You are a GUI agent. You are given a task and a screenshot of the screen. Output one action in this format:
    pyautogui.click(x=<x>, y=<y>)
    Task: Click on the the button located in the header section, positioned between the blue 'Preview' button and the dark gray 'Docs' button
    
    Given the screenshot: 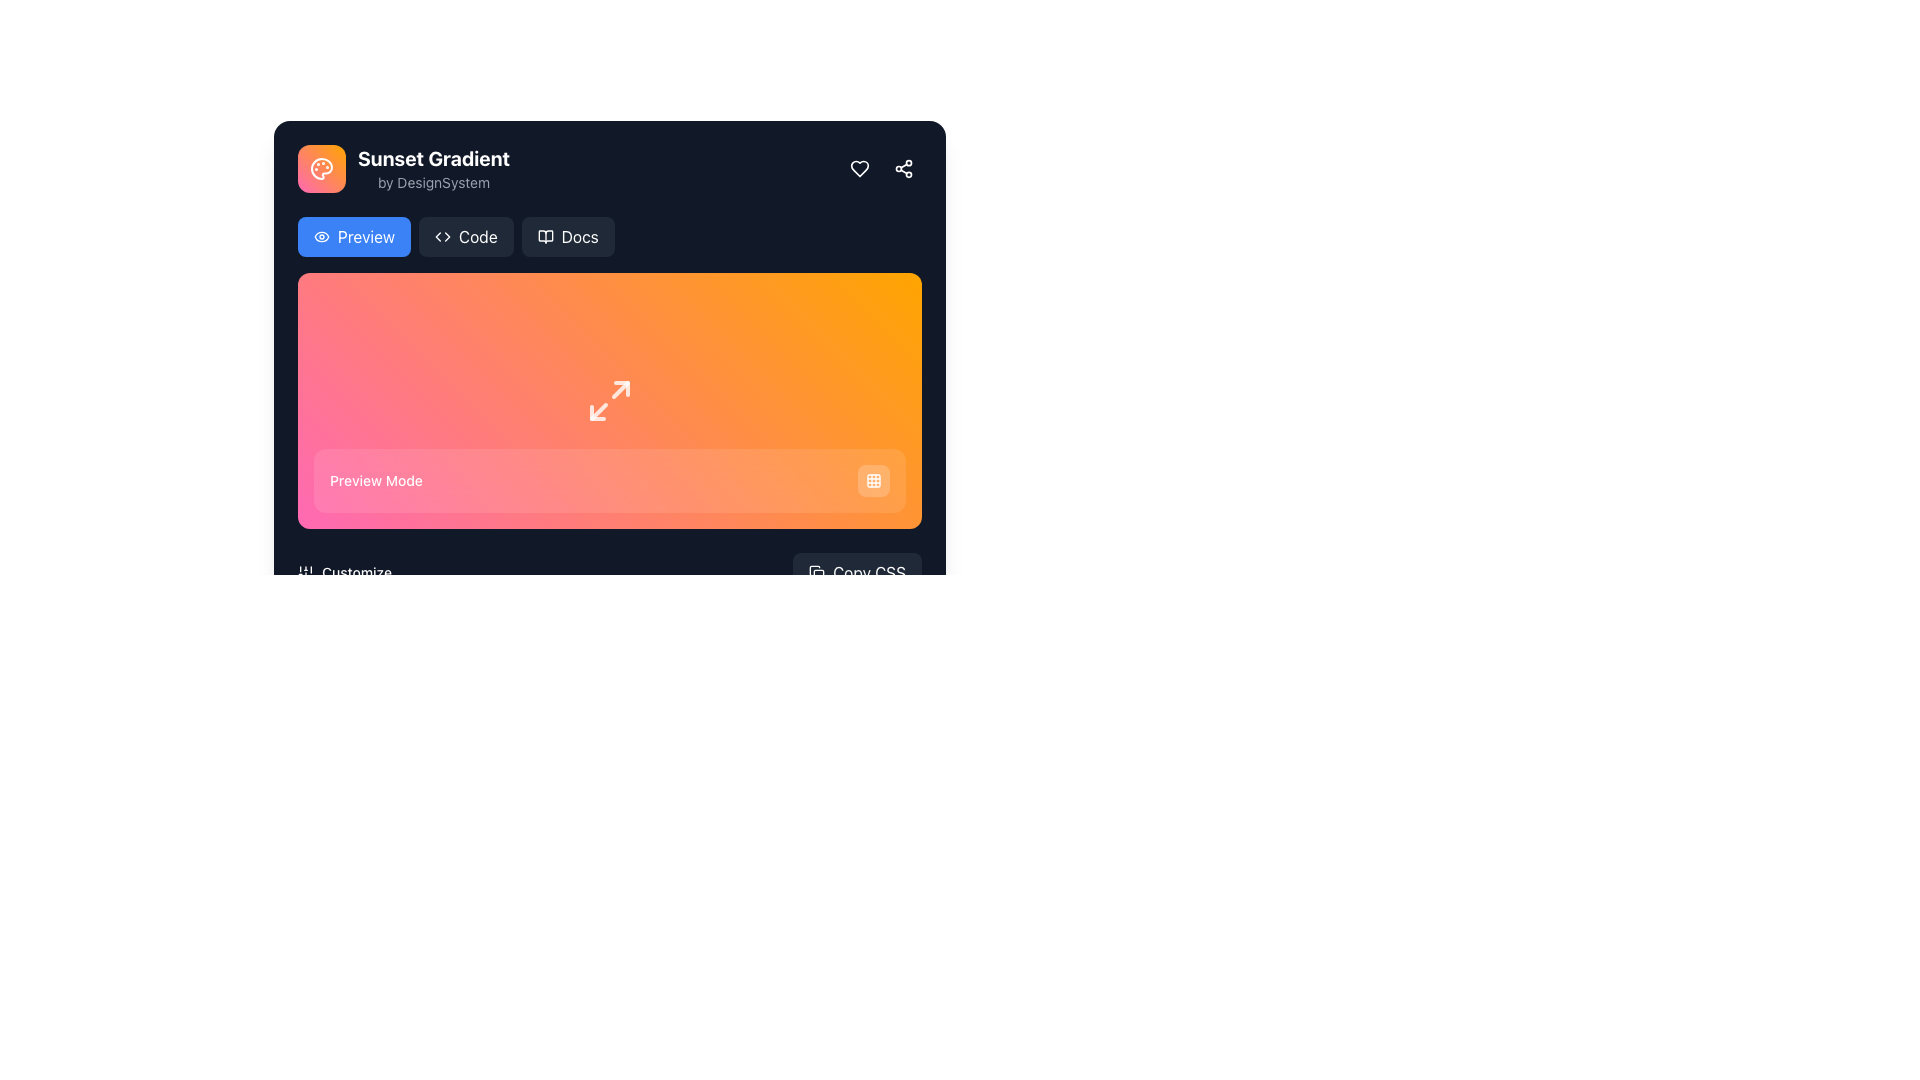 What is the action you would take?
    pyautogui.click(x=465, y=235)
    